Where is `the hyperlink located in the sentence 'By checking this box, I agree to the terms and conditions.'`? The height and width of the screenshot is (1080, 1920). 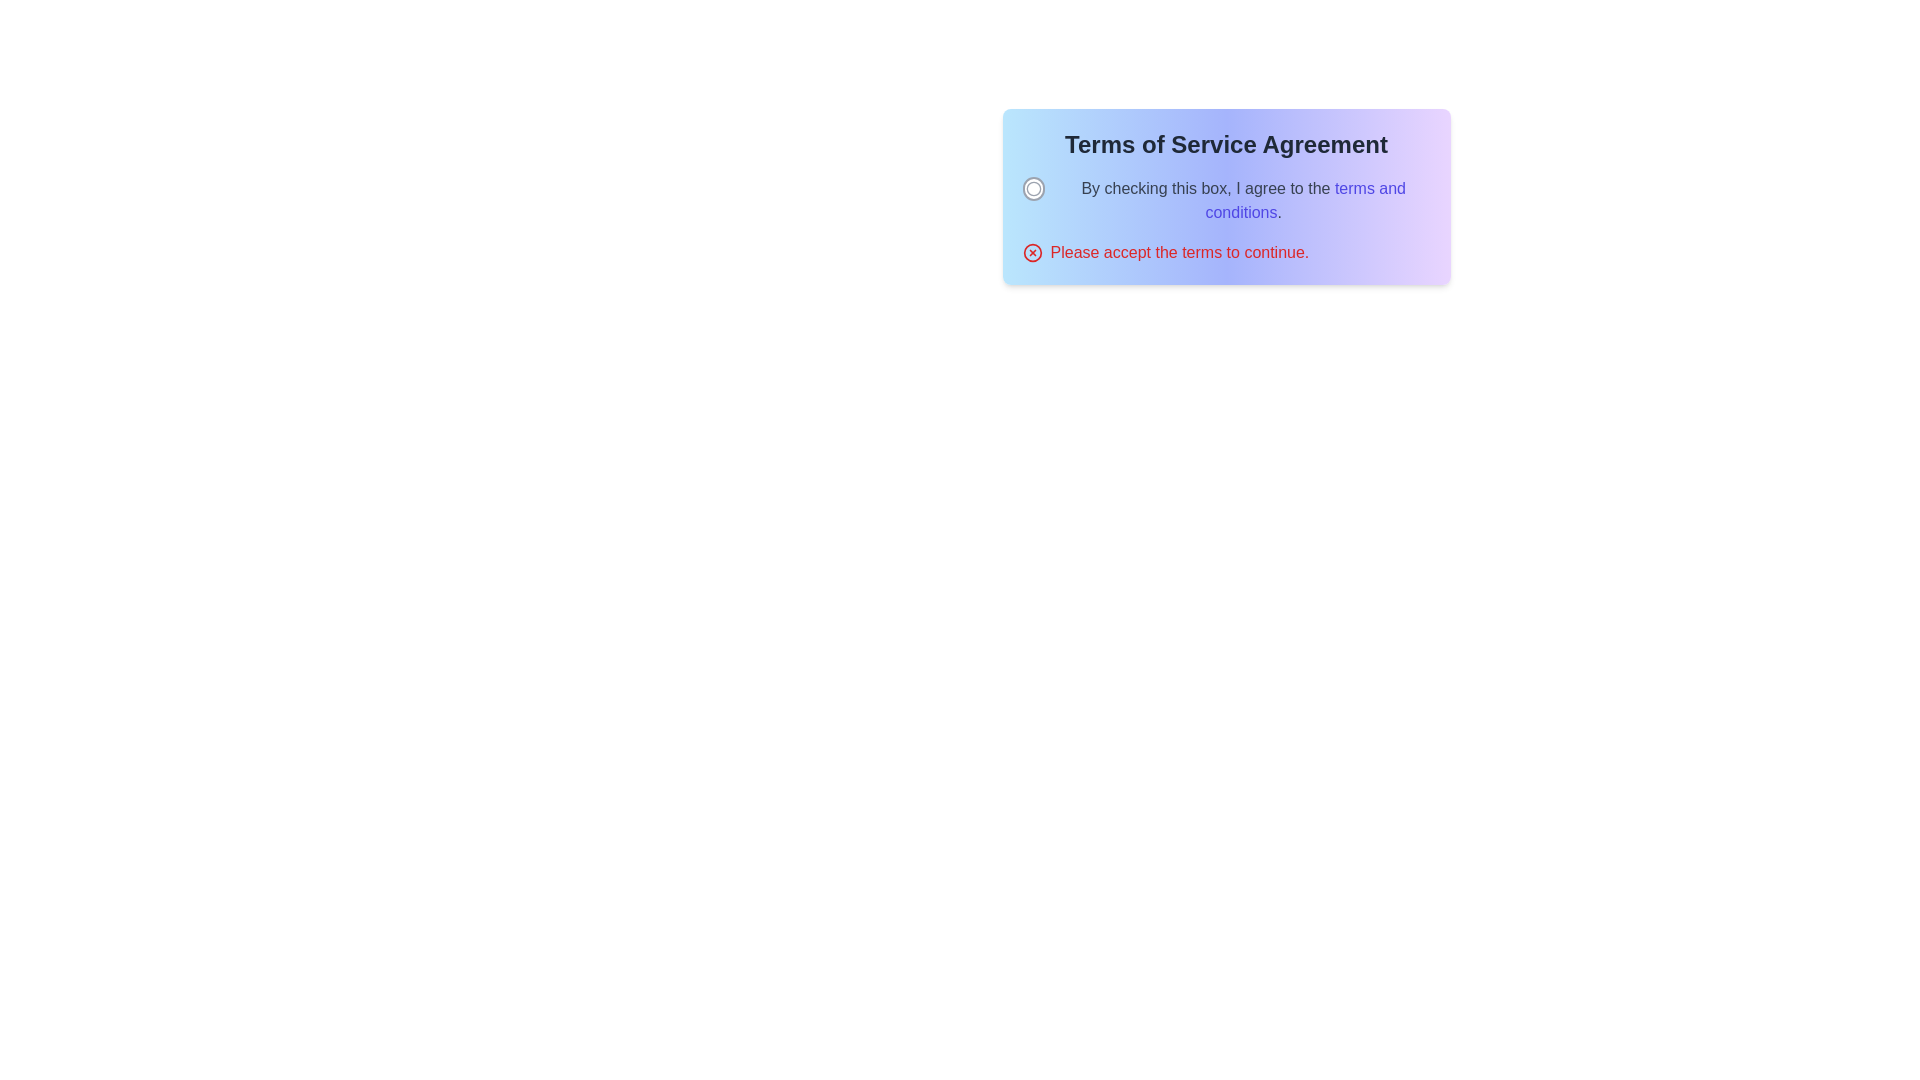
the hyperlink located in the sentence 'By checking this box, I agree to the terms and conditions.' is located at coordinates (1305, 200).